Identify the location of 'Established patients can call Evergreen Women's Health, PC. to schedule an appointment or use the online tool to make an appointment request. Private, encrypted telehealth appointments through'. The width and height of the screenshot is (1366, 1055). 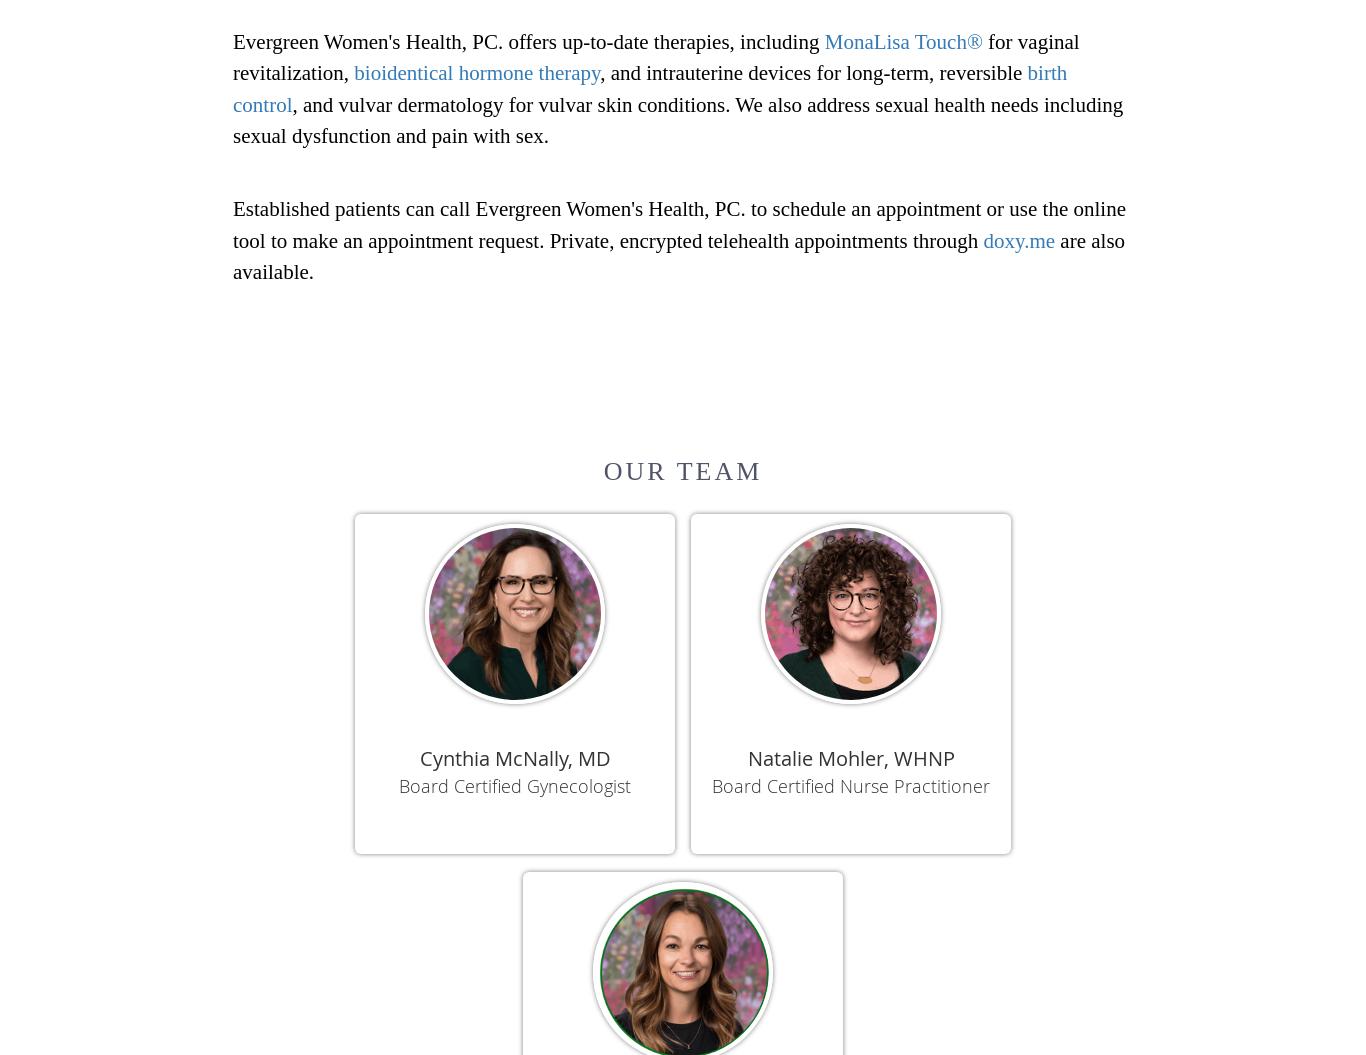
(678, 223).